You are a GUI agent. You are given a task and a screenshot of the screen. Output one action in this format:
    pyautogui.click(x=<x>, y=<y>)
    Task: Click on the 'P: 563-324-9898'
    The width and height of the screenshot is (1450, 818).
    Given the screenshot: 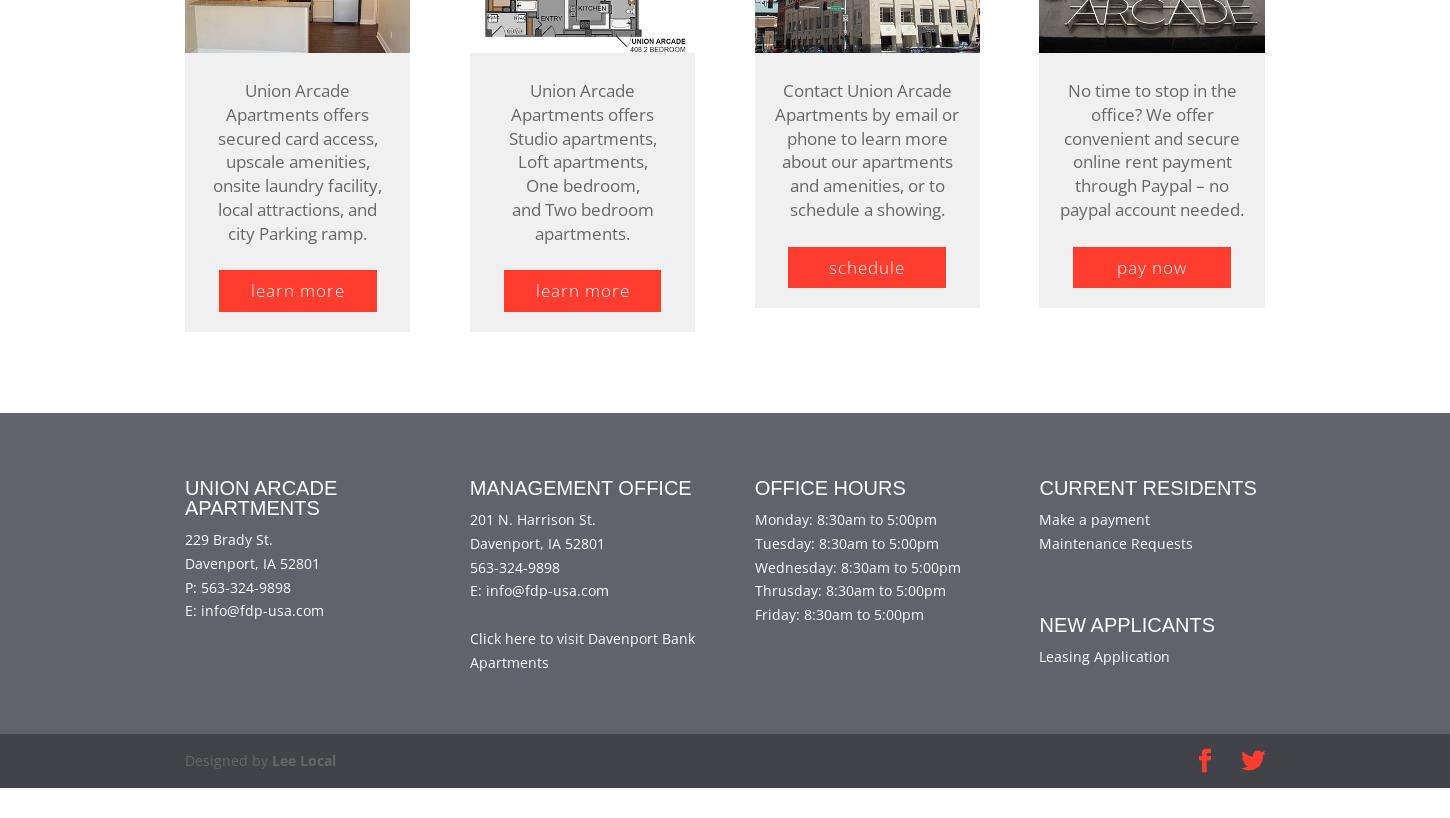 What is the action you would take?
    pyautogui.click(x=236, y=616)
    